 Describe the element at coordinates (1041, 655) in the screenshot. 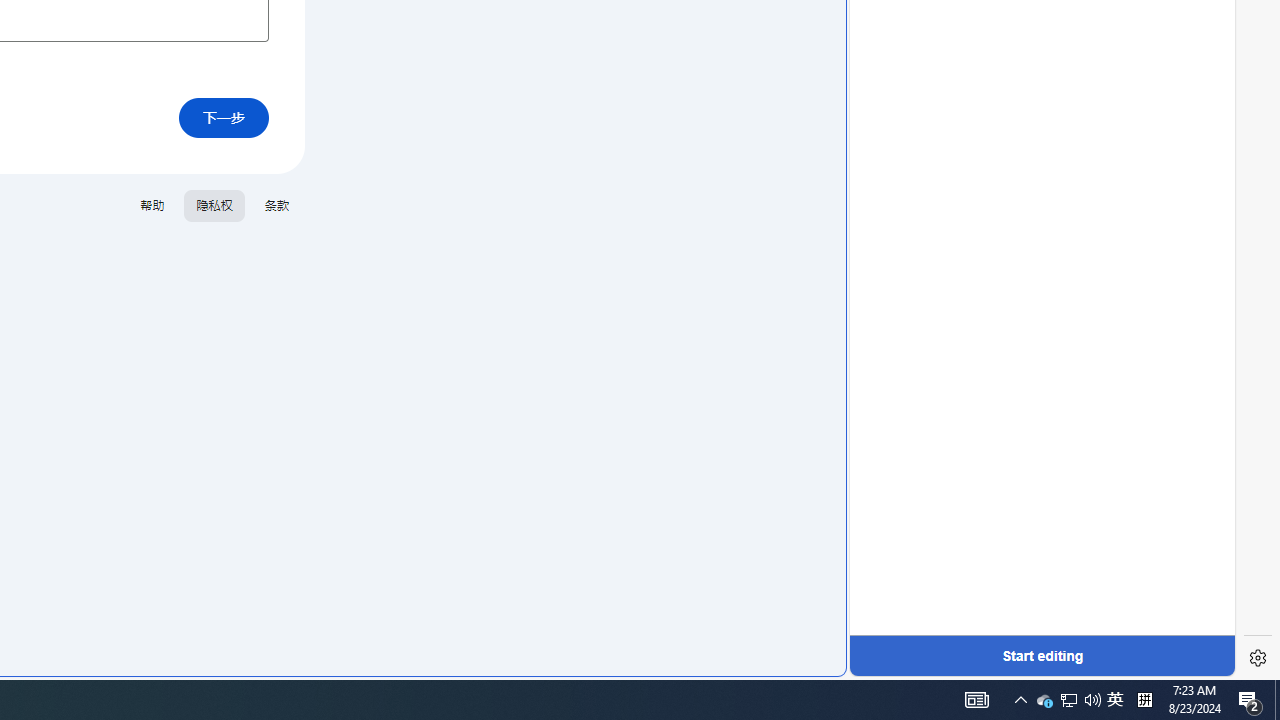

I see `'Start editing'` at that location.